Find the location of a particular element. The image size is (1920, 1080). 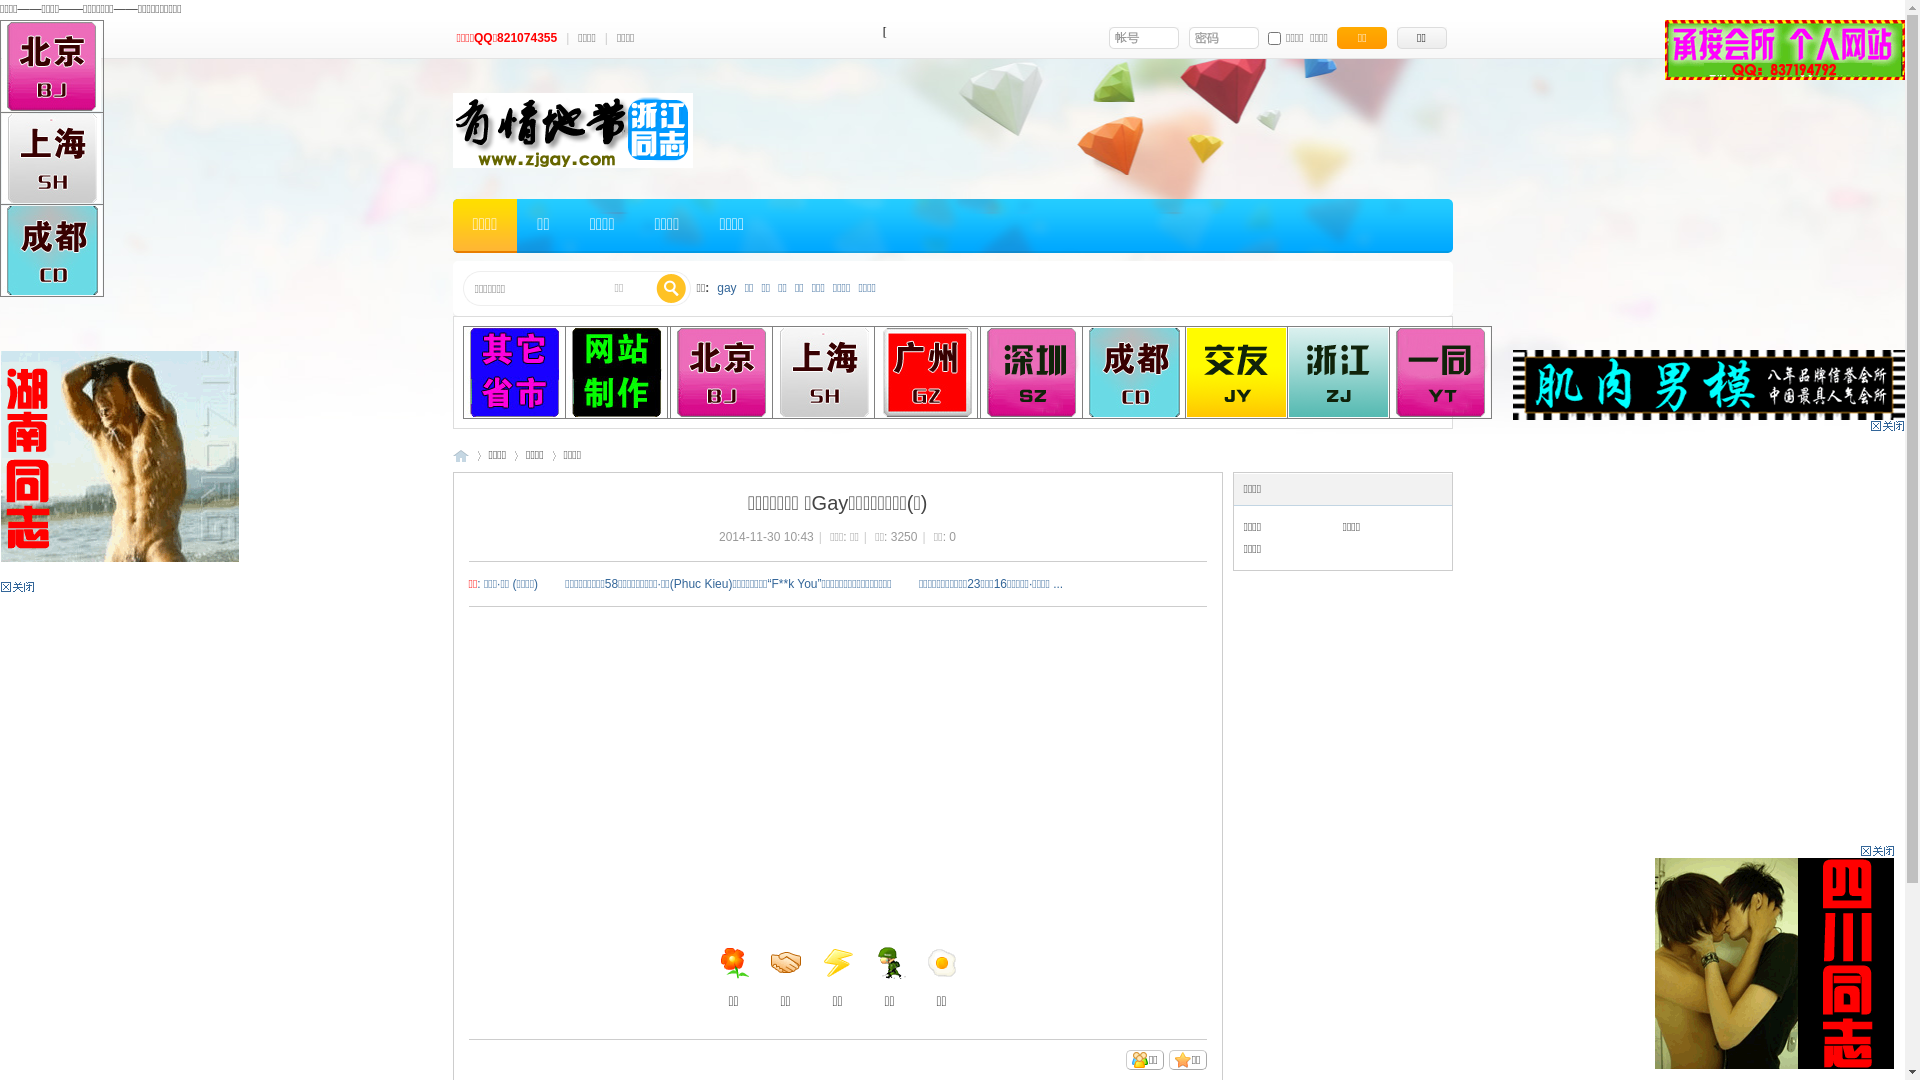

'true' is located at coordinates (671, 289).